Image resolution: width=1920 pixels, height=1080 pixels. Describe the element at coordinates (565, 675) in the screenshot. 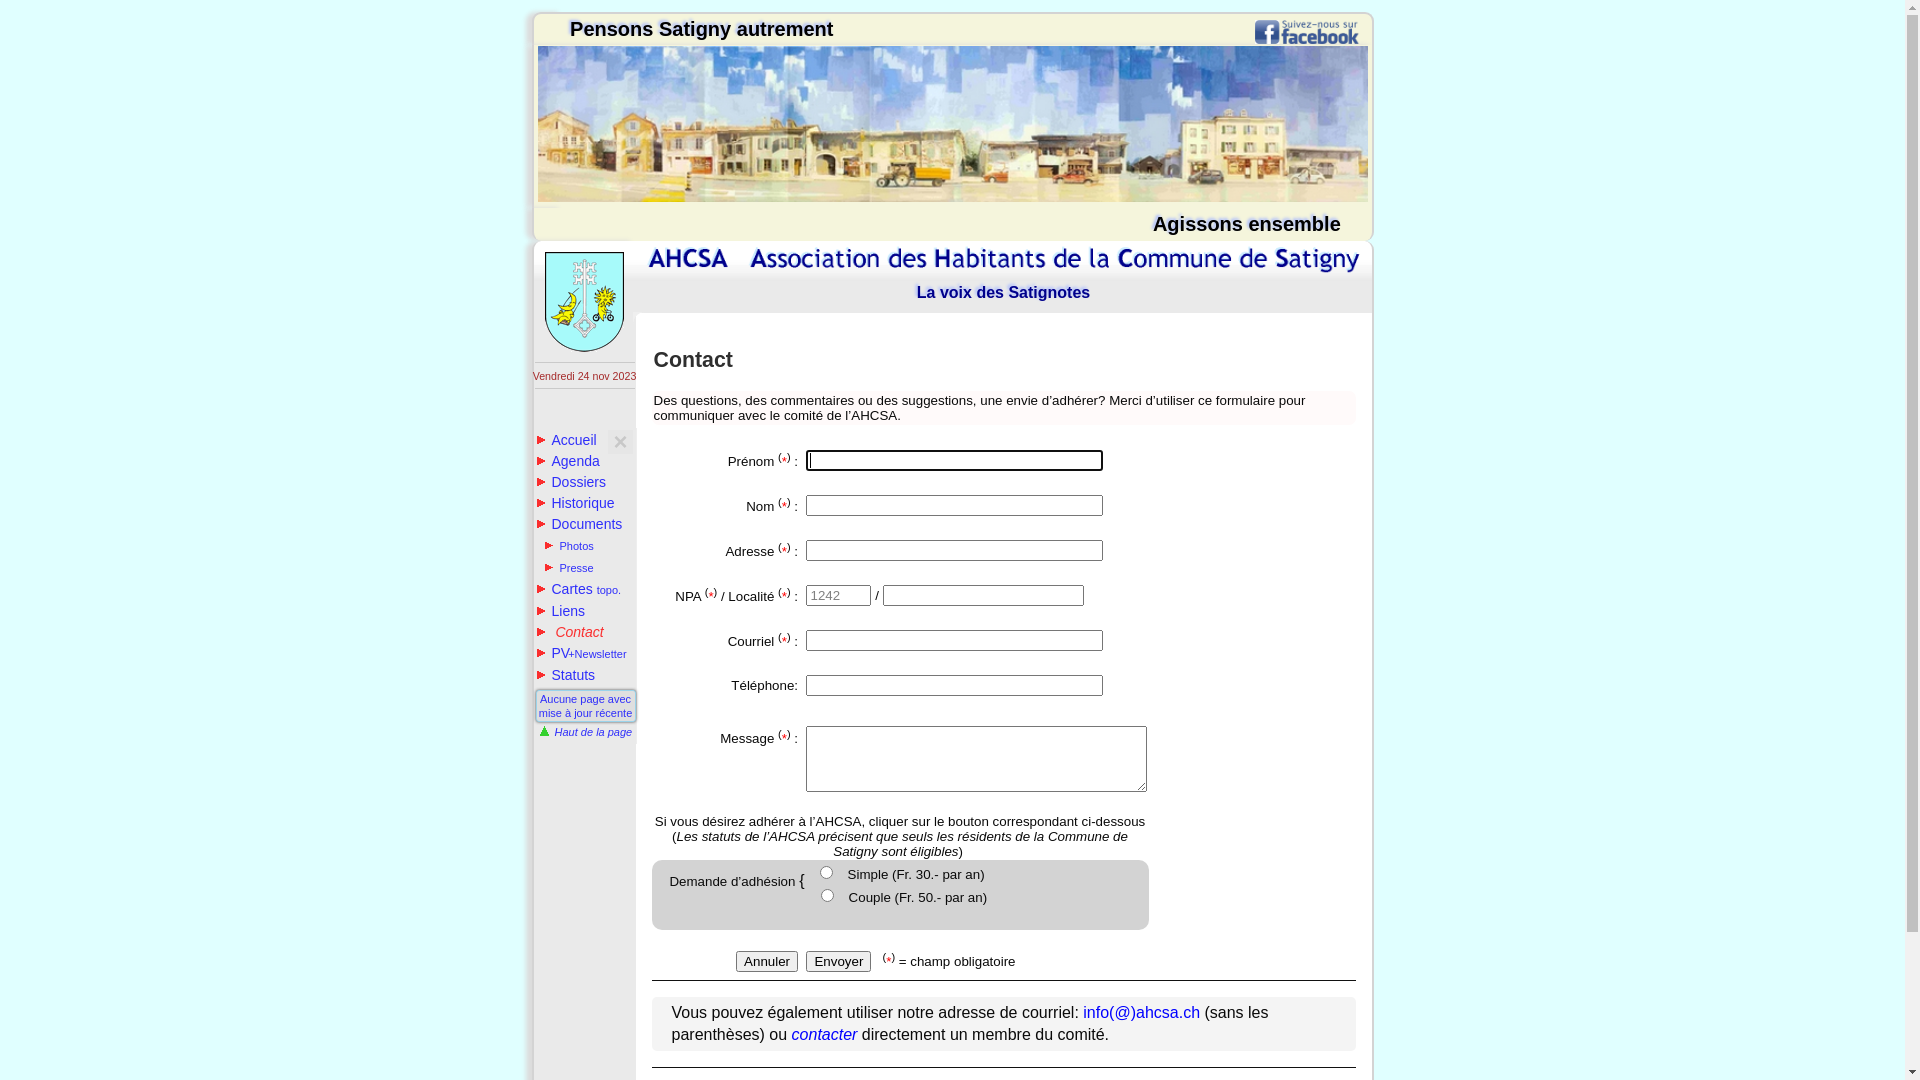

I see `'Statuts'` at that location.